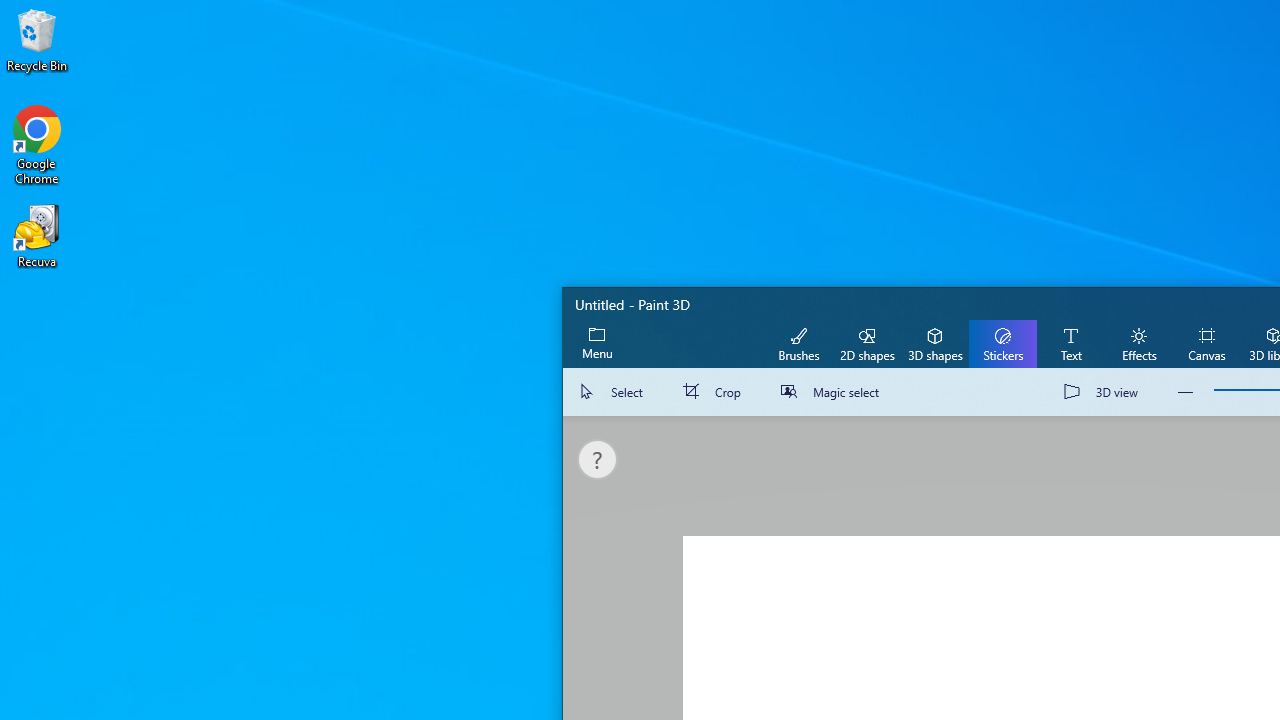  I want to click on 'Effects', so click(1138, 342).